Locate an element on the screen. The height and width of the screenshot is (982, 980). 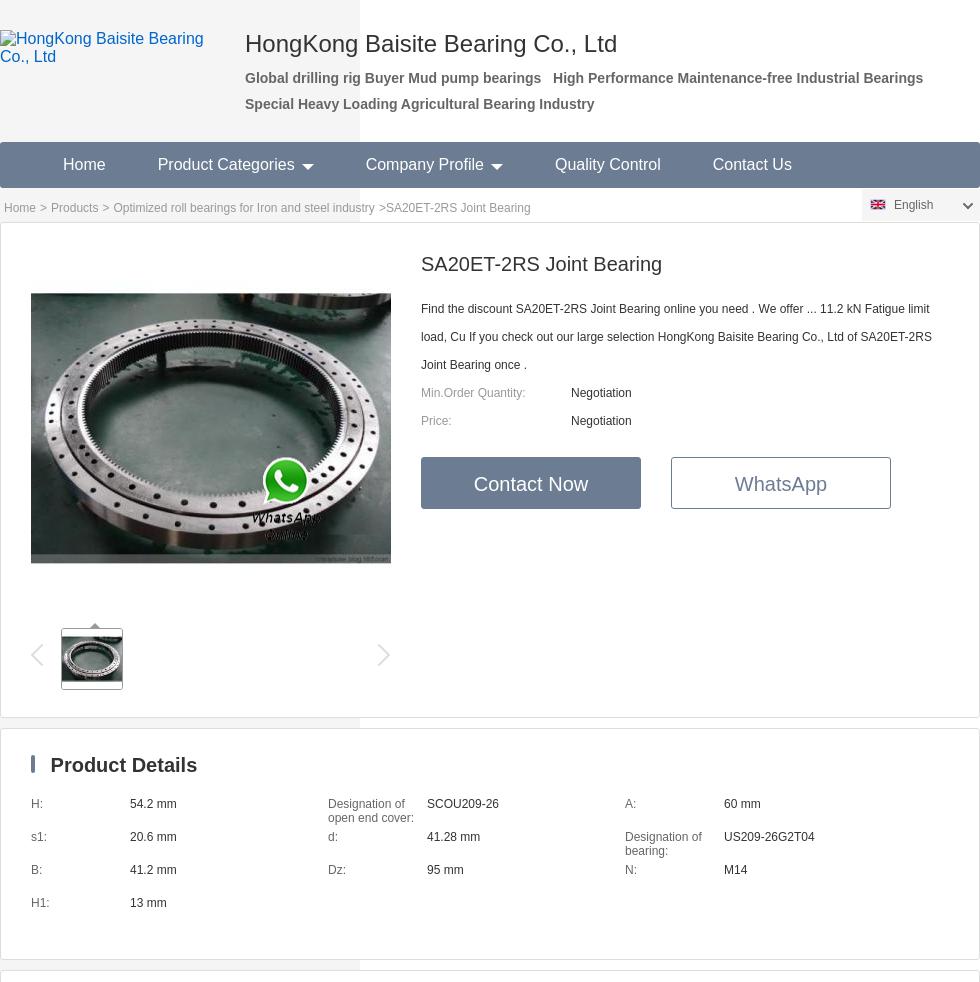
'HongKong Baisite Bearing Co., Ltd' is located at coordinates (431, 42).